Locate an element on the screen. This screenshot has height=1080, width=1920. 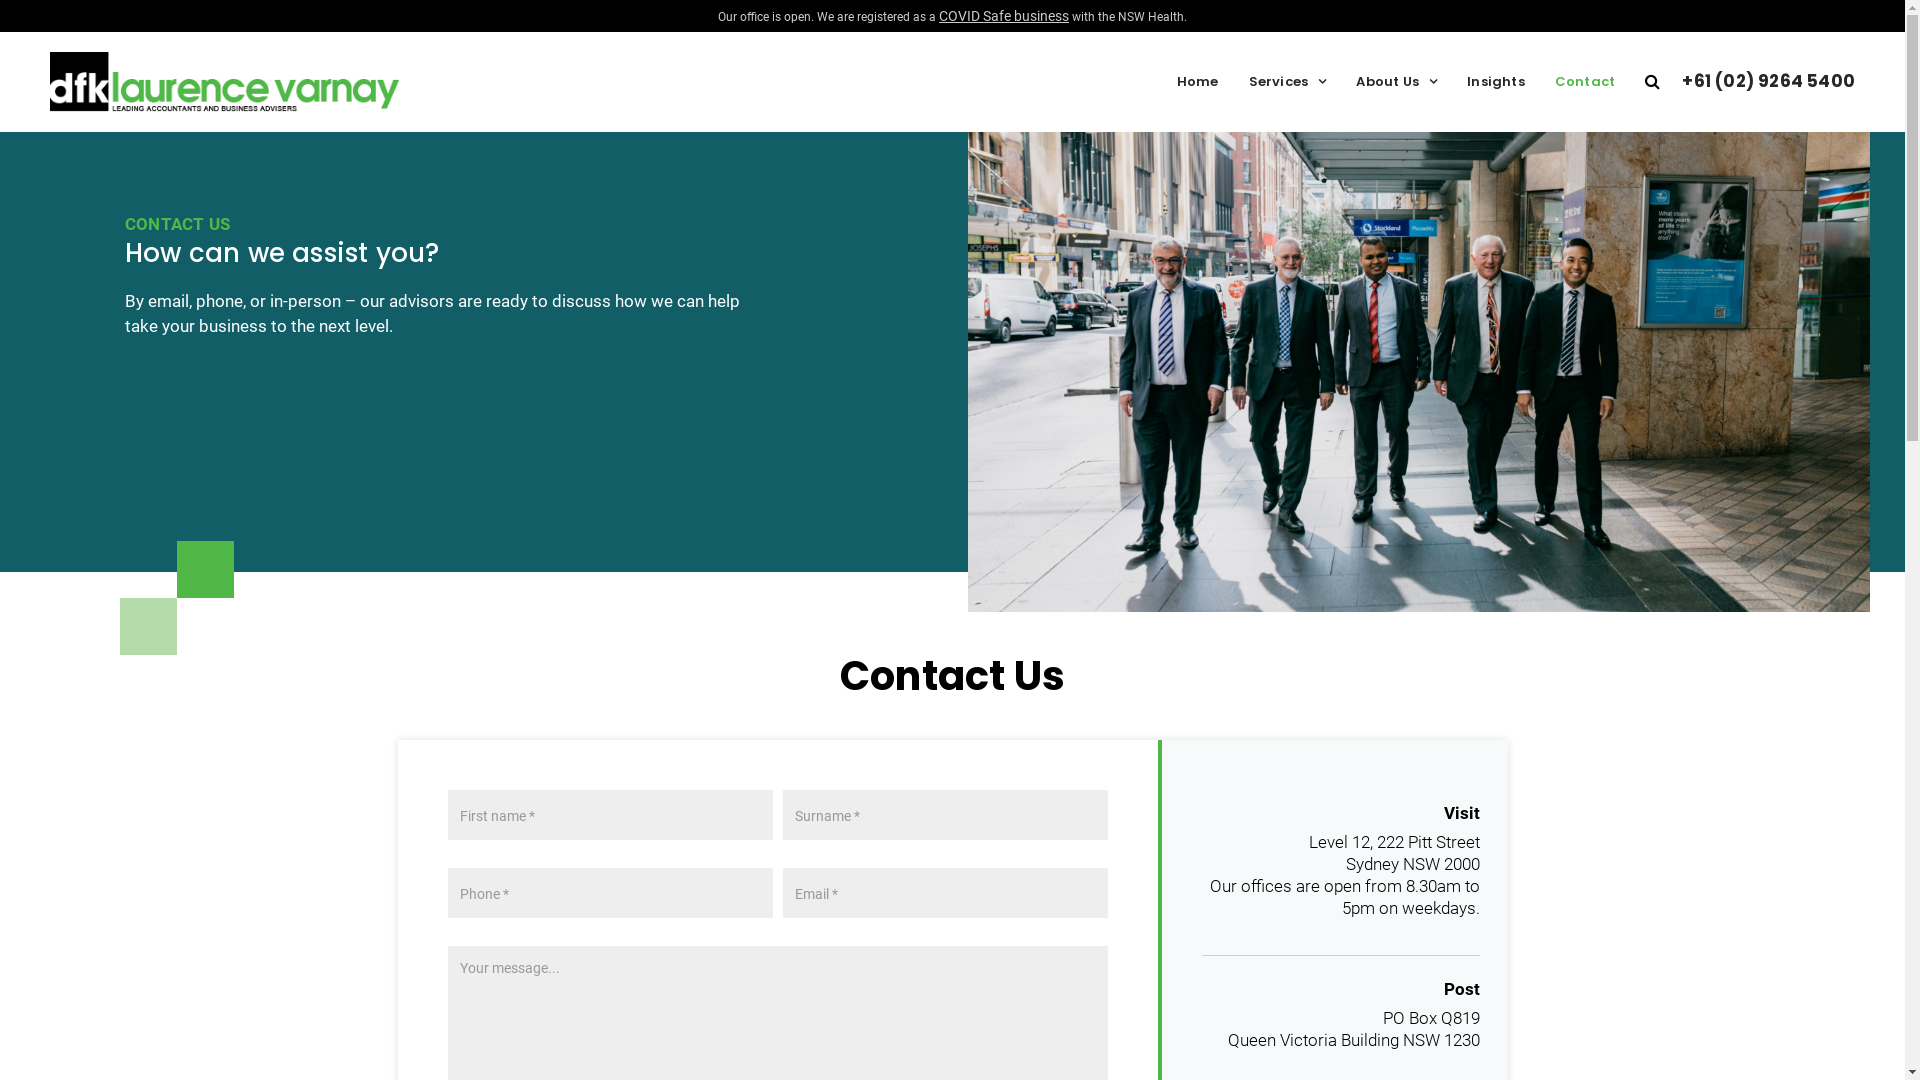
'Contact' is located at coordinates (1583, 80).